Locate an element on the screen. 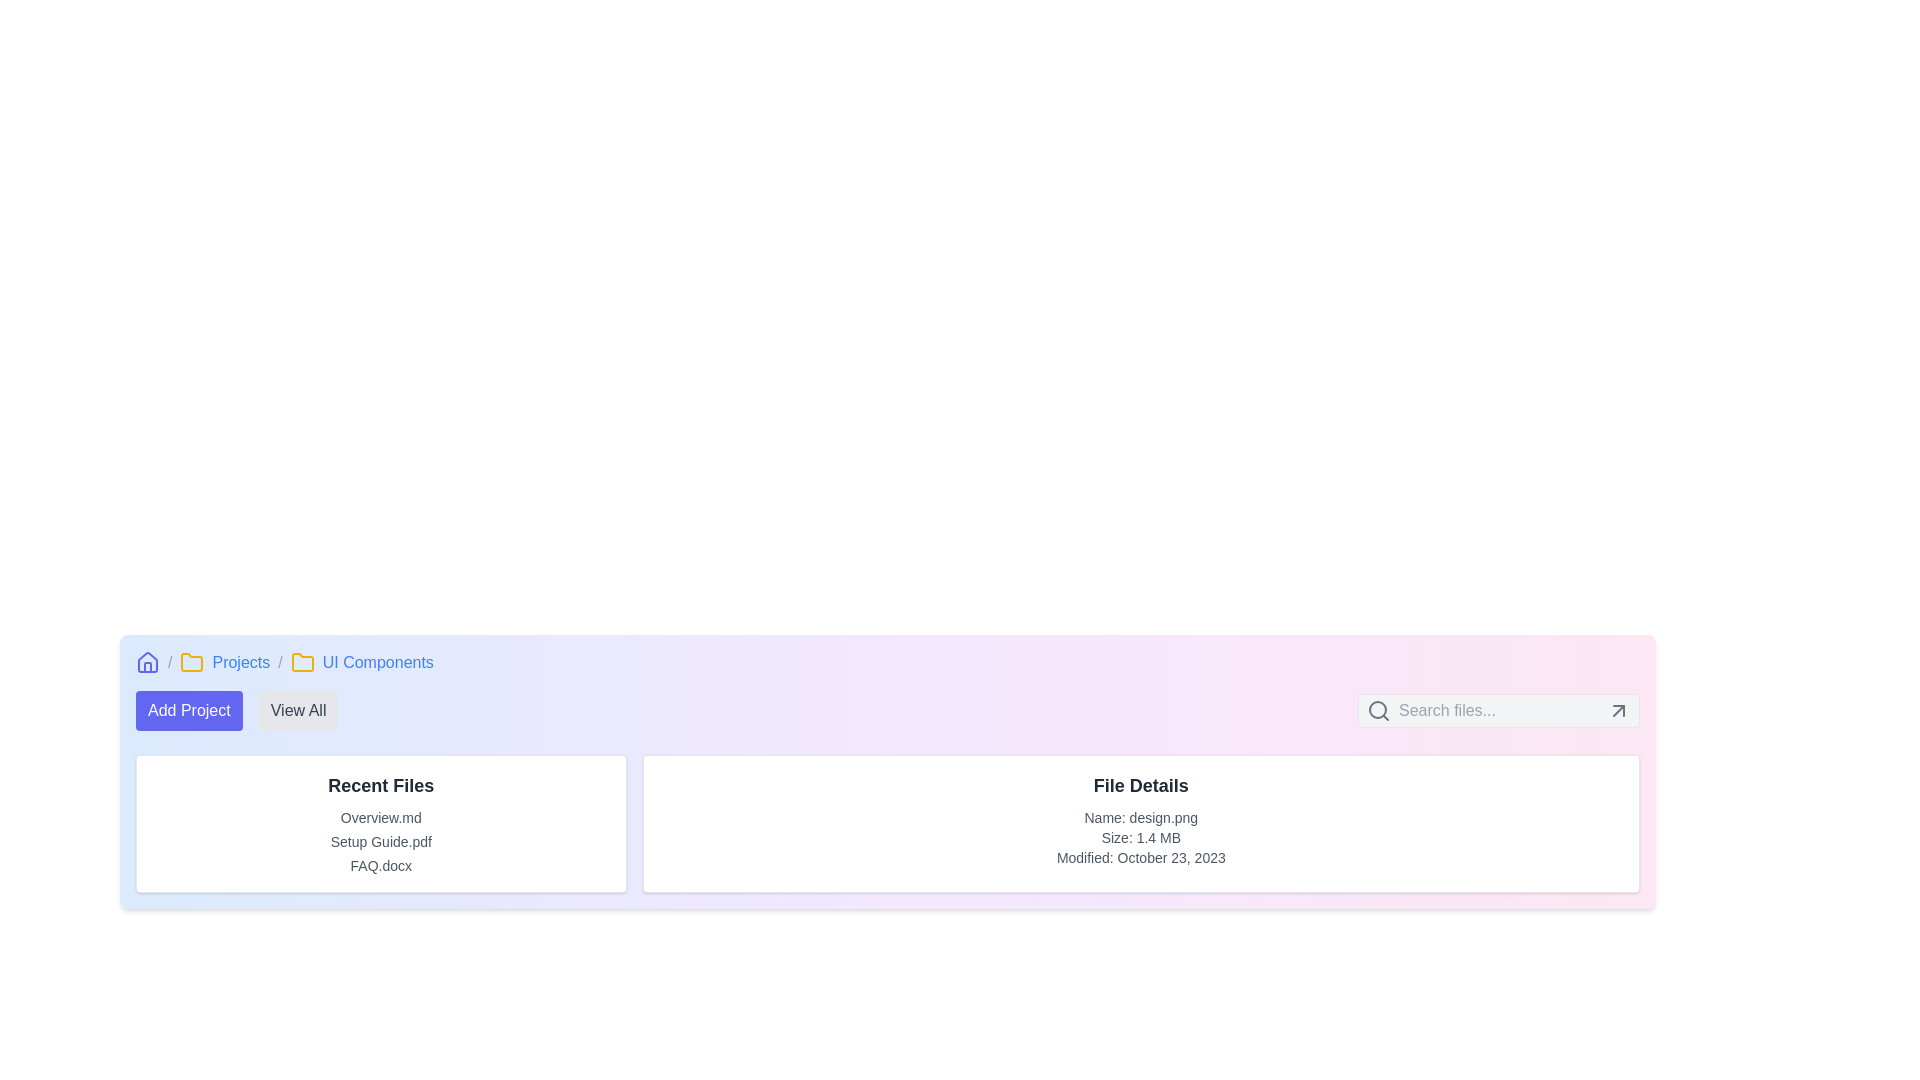  the text element displaying 'Name: design.png', which is located under the 'File Details' section in a smaller, gray font is located at coordinates (1141, 817).